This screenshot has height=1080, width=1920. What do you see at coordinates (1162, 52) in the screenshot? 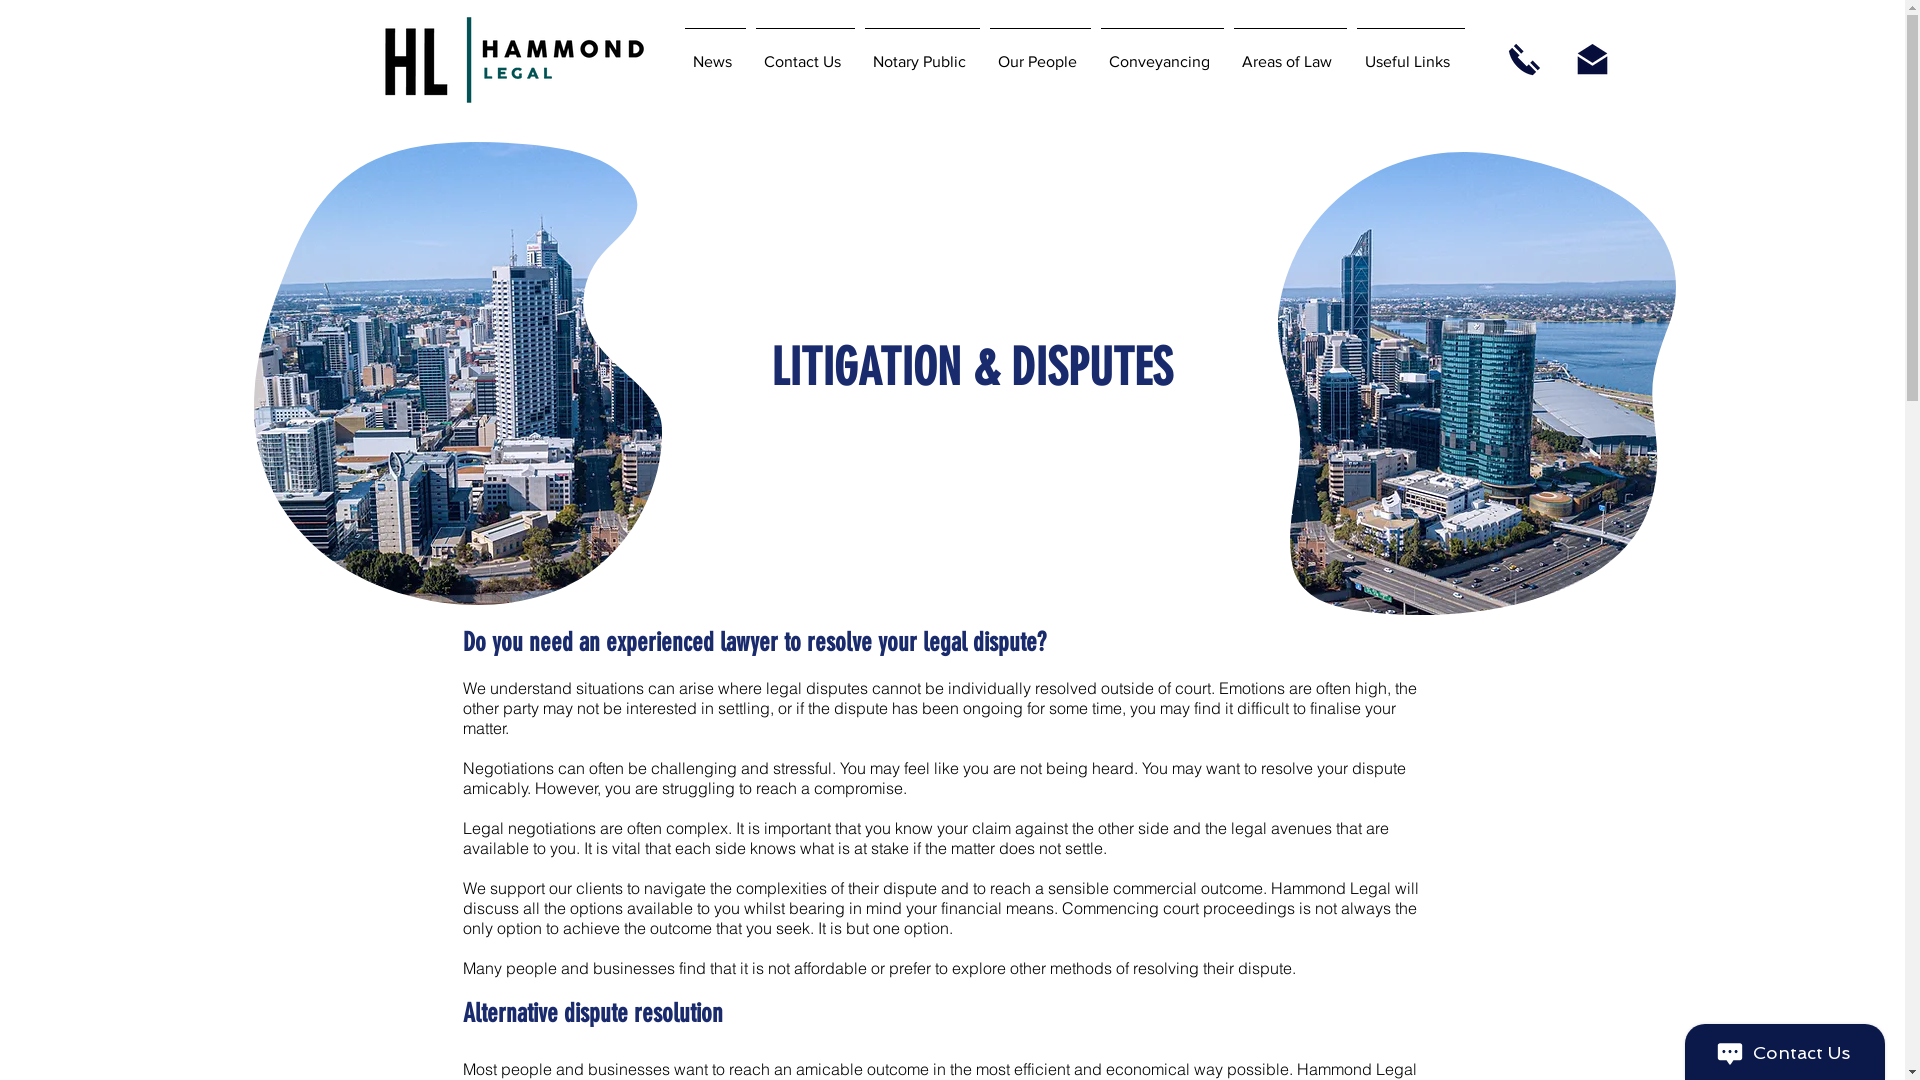
I see `'Conveyancing'` at bounding box center [1162, 52].